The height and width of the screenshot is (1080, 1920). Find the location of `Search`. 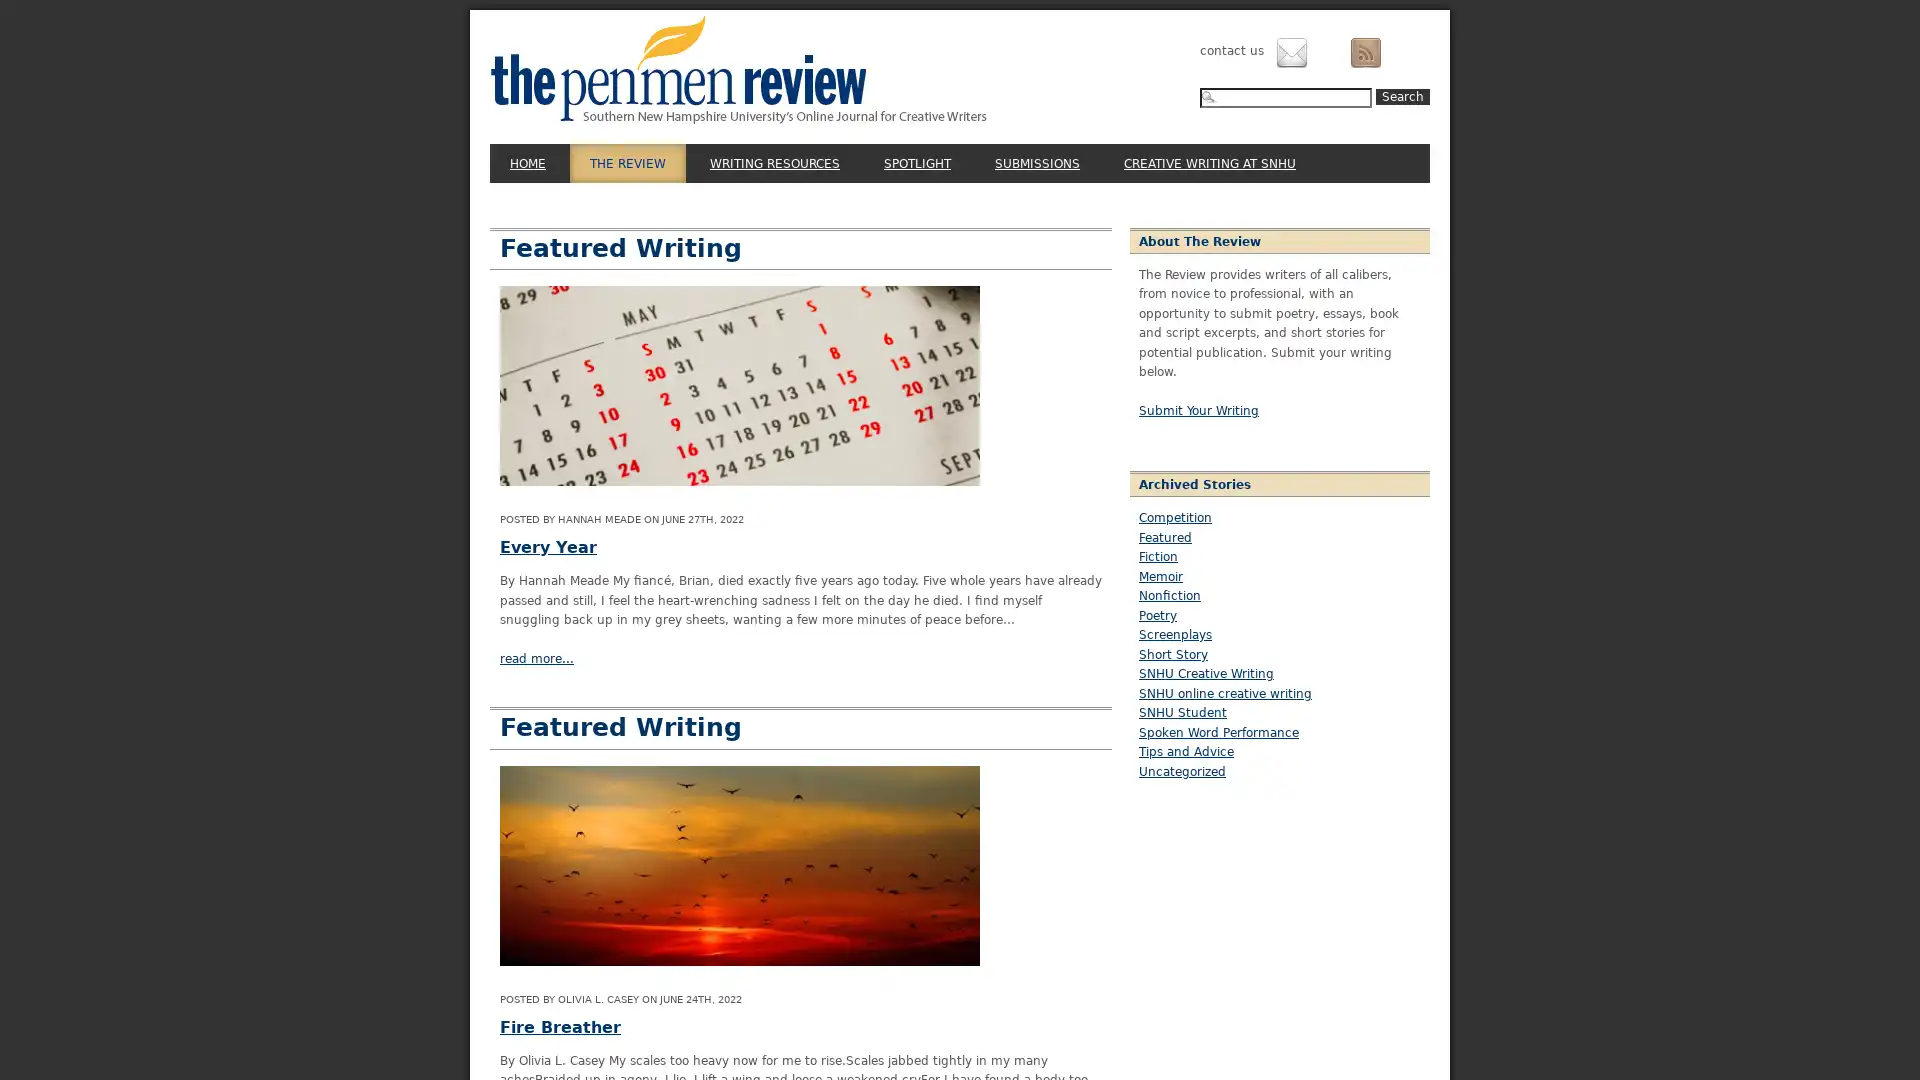

Search is located at coordinates (1401, 96).